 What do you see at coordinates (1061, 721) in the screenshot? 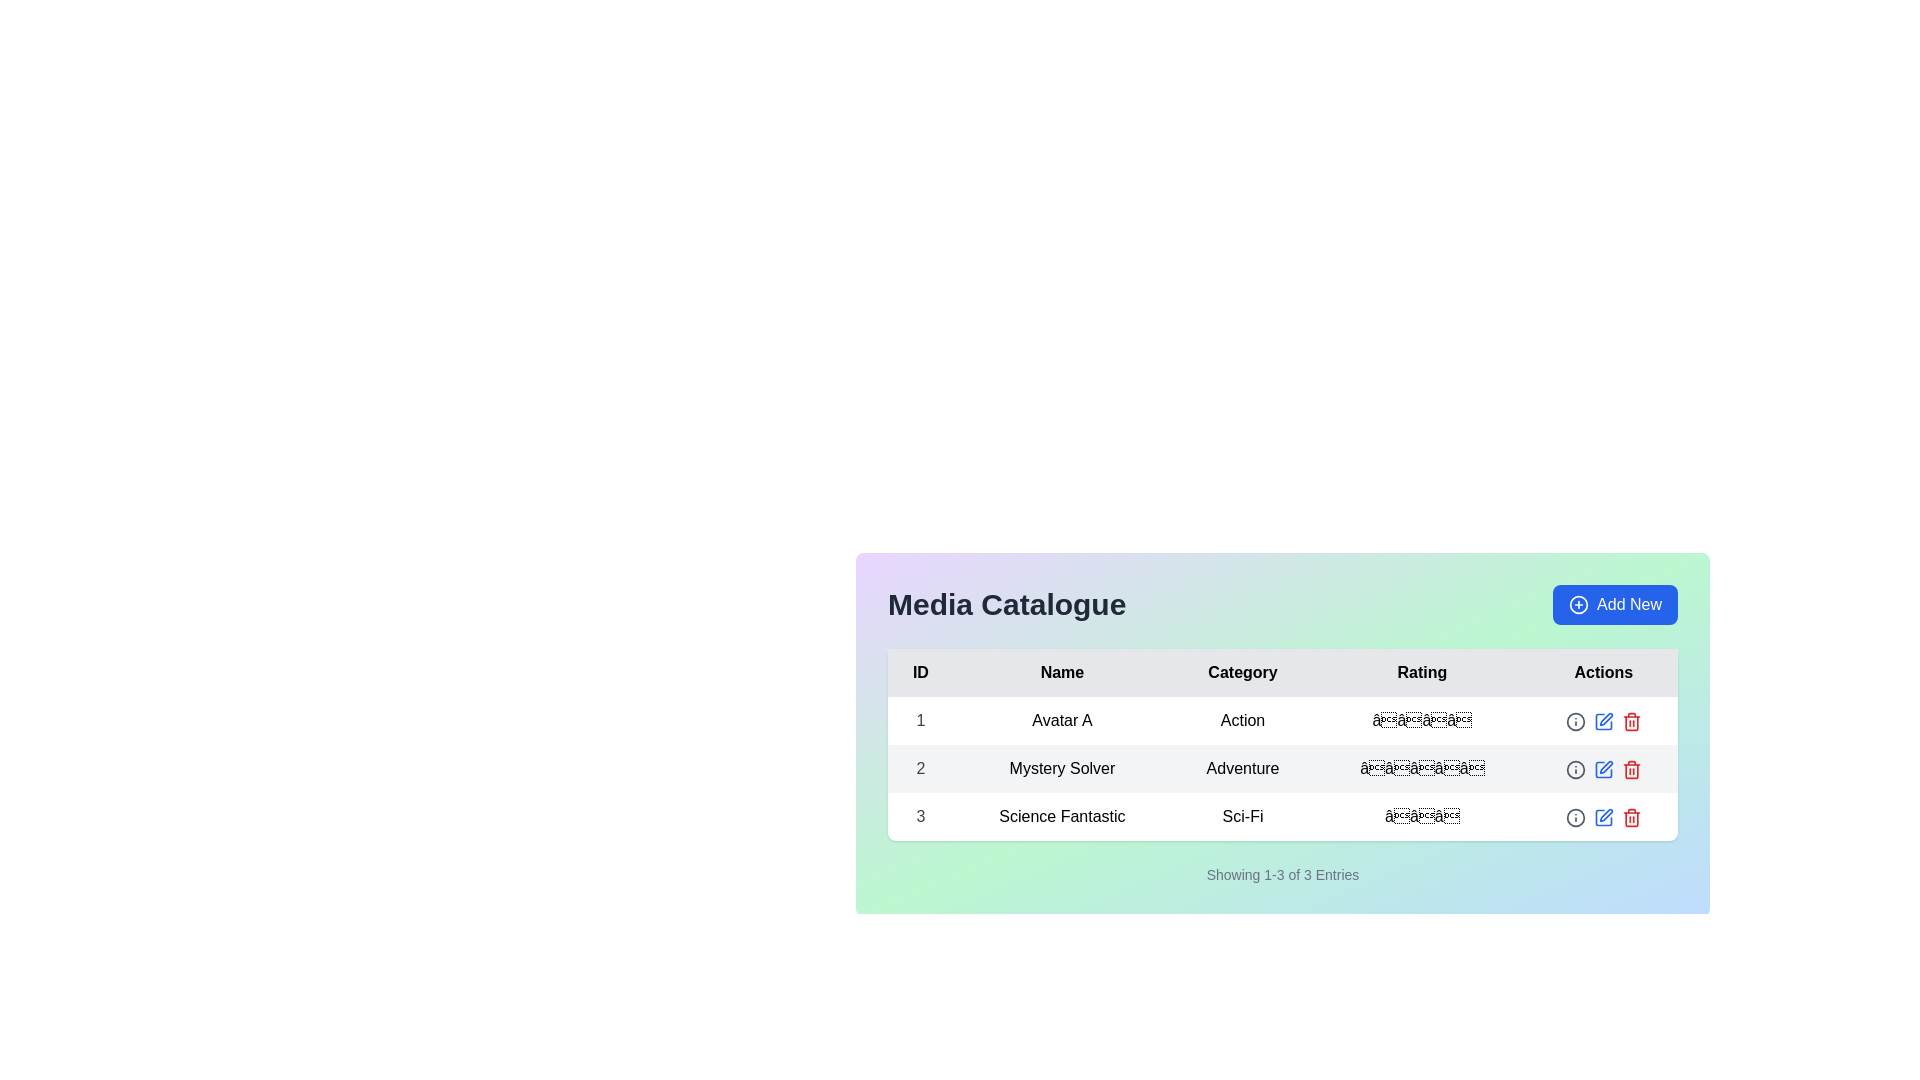
I see `text content of the Text Label displaying the name of the first entry in the table, located in the 'Name' column adjacent to '1' in the 'ID' column and 'Action' in the 'Category' column` at bounding box center [1061, 721].